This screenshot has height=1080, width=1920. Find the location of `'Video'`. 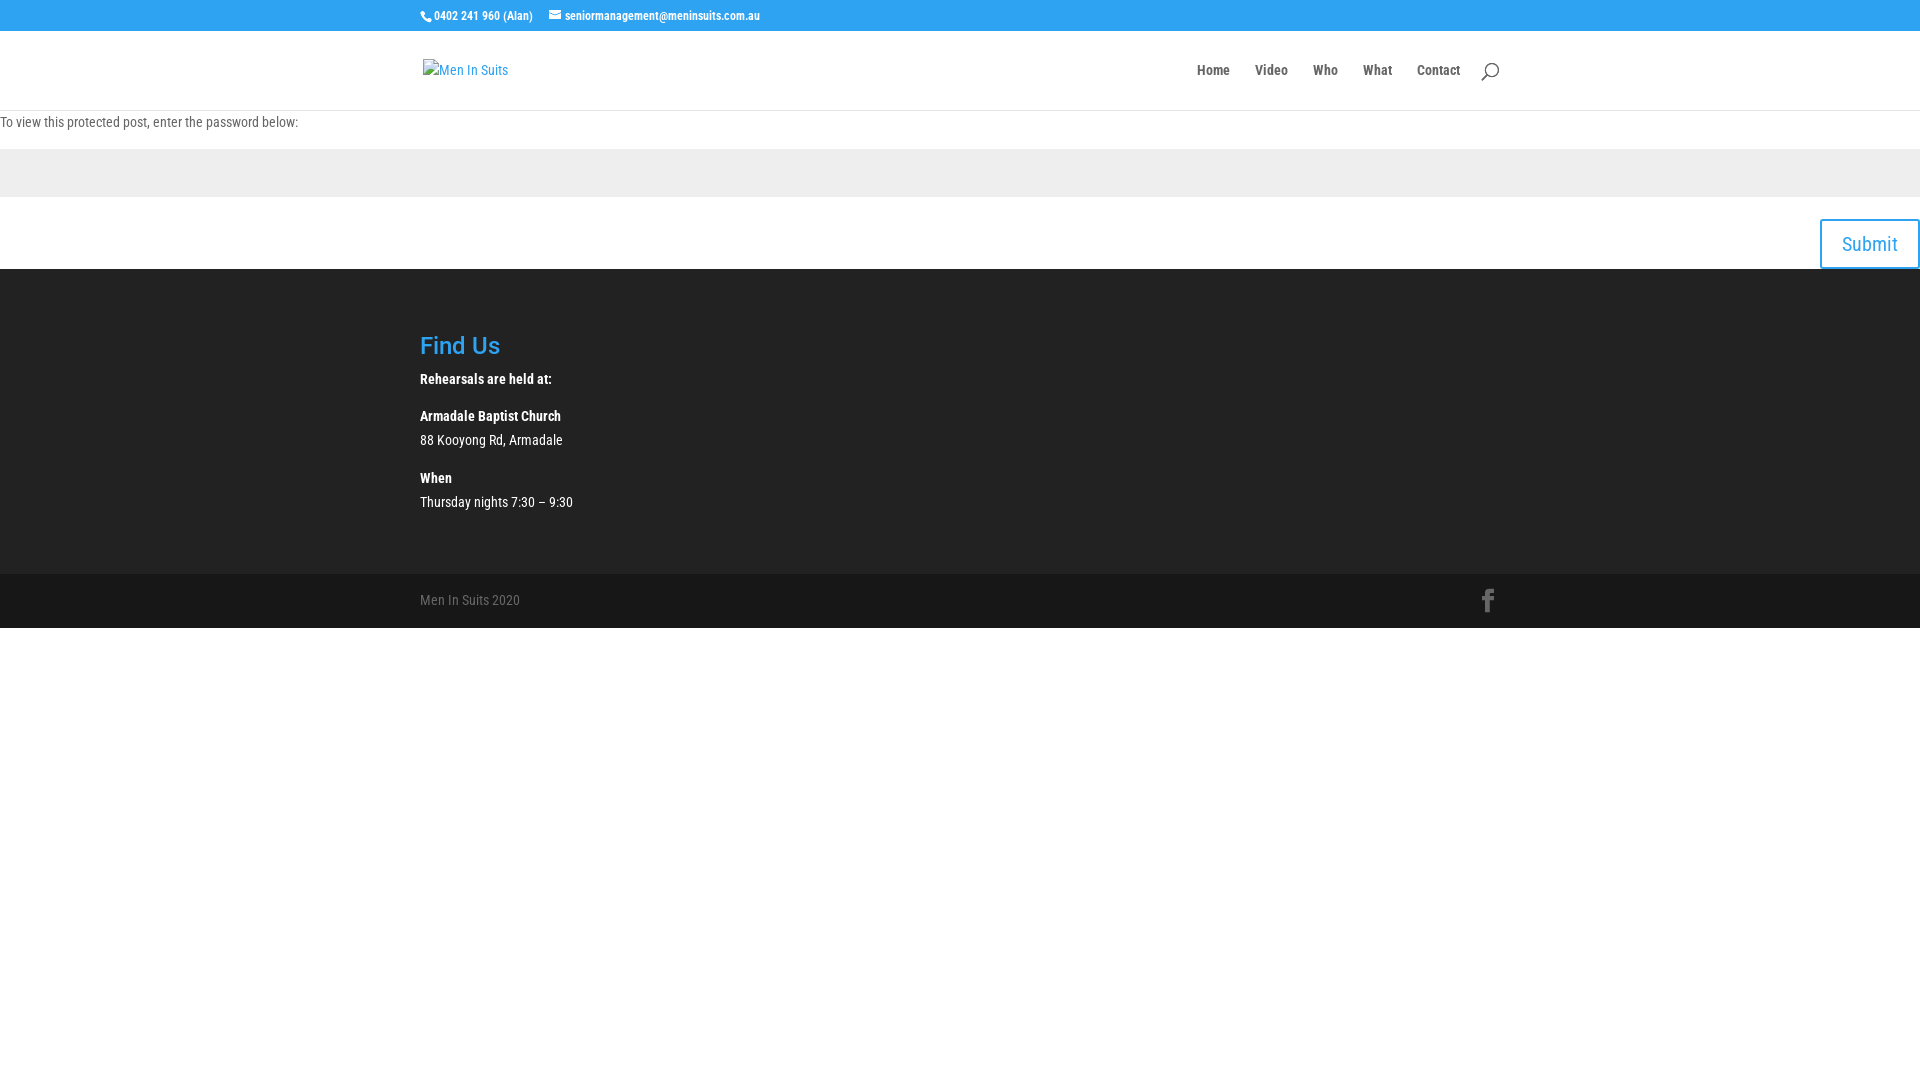

'Video' is located at coordinates (1253, 85).